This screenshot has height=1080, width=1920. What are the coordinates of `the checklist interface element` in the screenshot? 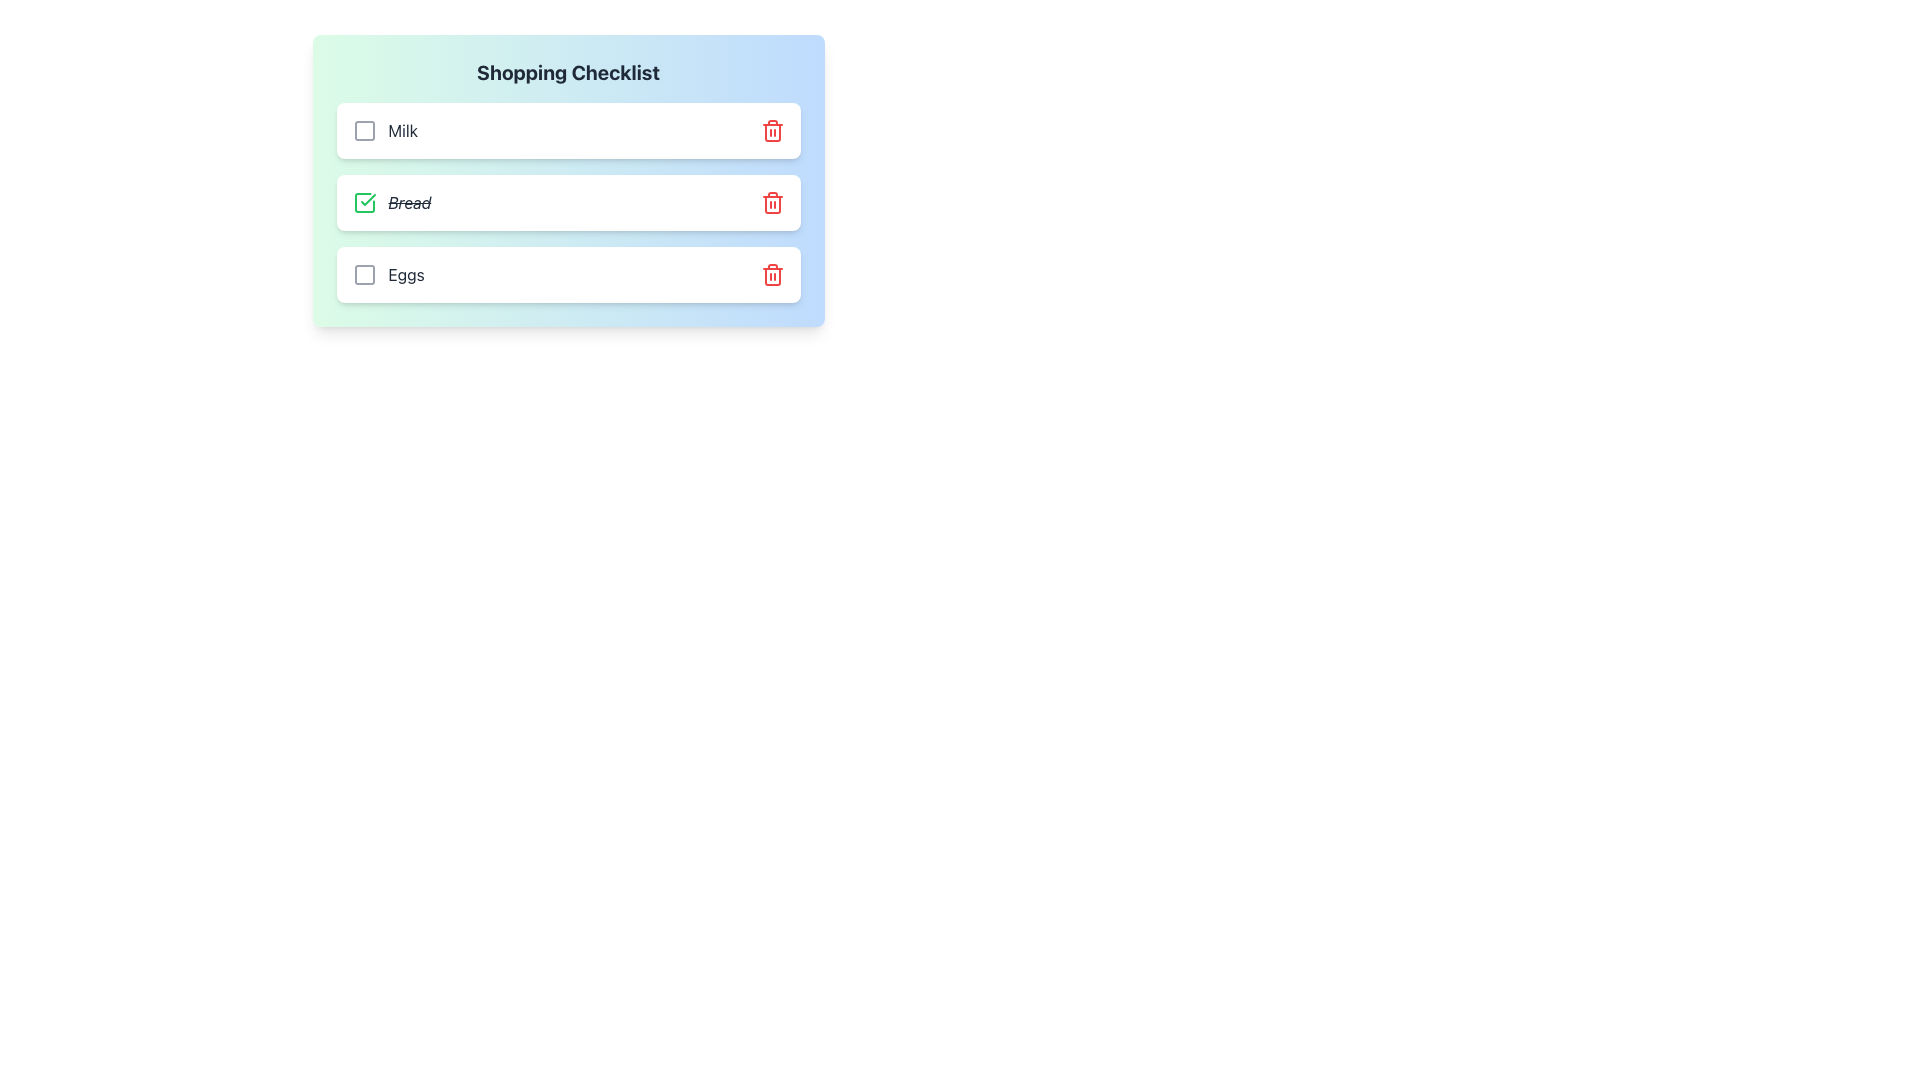 It's located at (567, 181).